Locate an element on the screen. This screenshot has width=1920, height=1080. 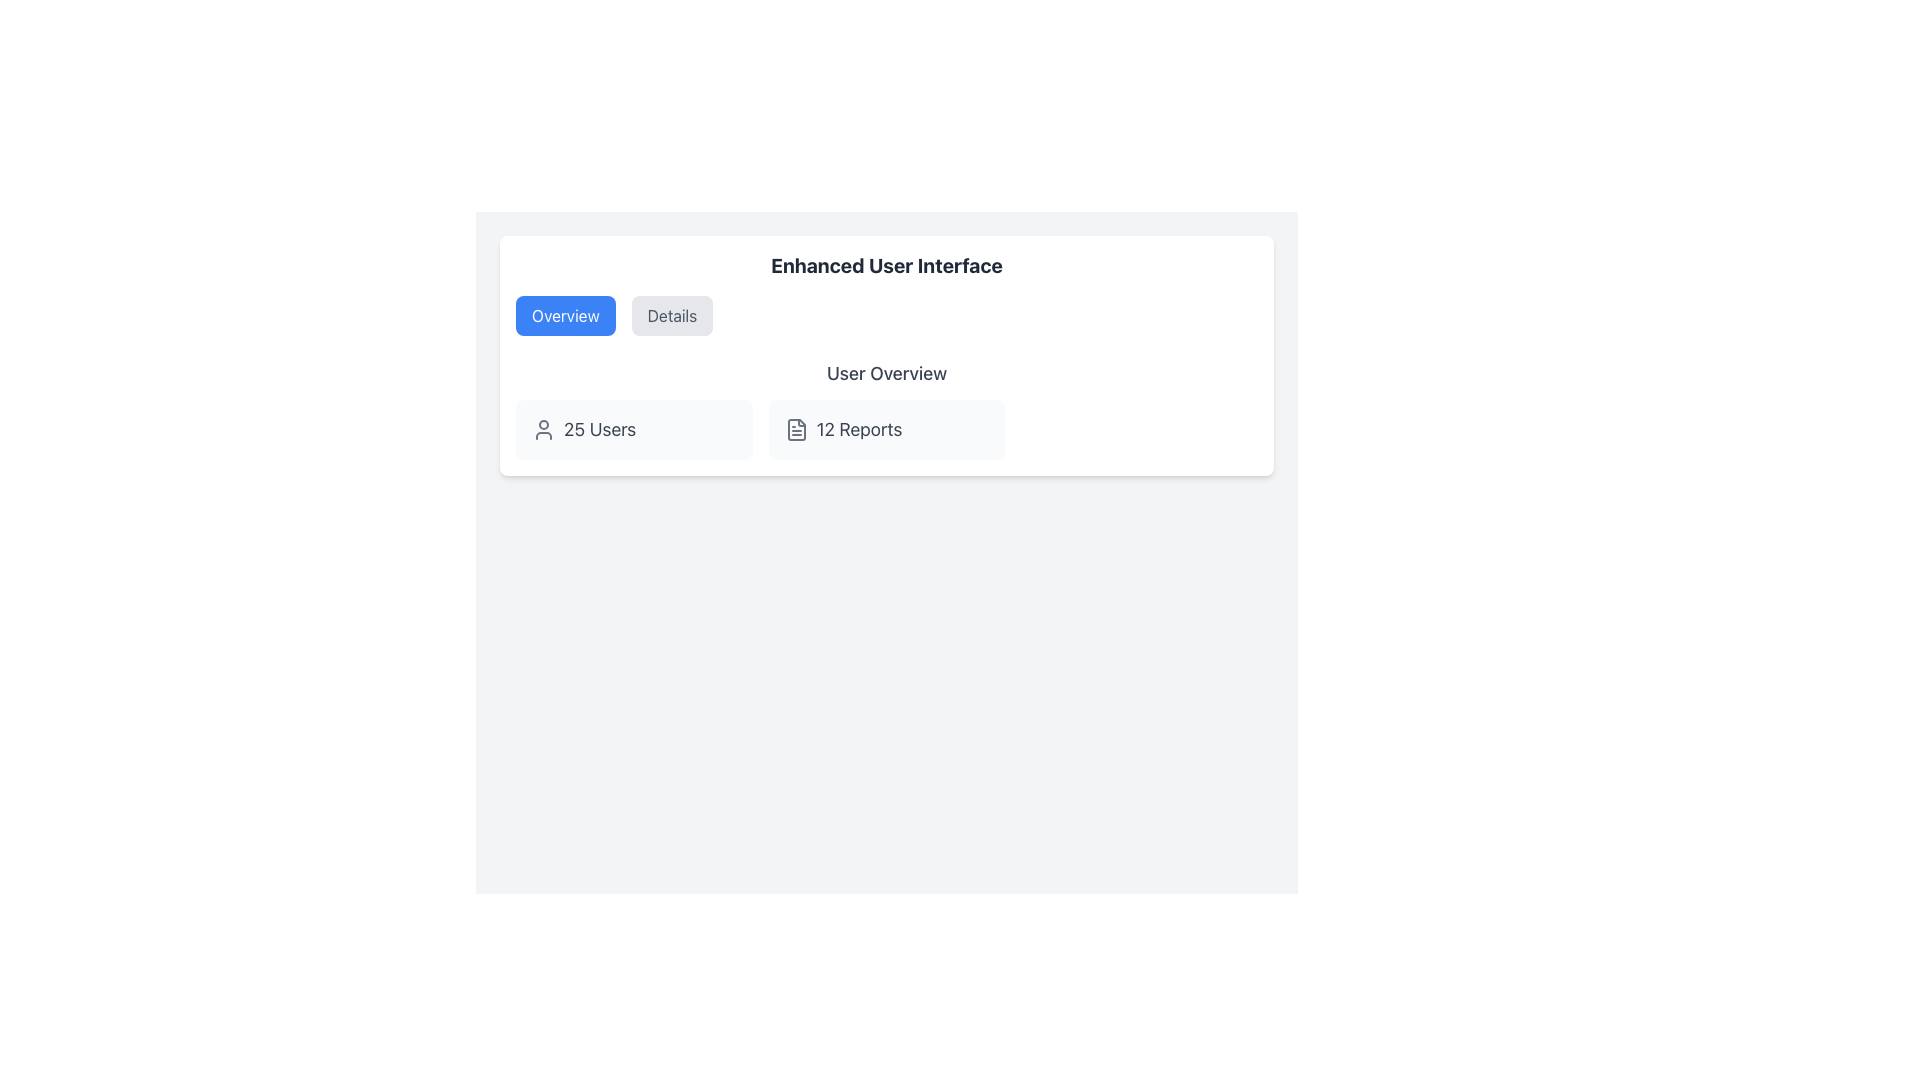
the button with rounded corners labeled 'Details' is located at coordinates (672, 315).